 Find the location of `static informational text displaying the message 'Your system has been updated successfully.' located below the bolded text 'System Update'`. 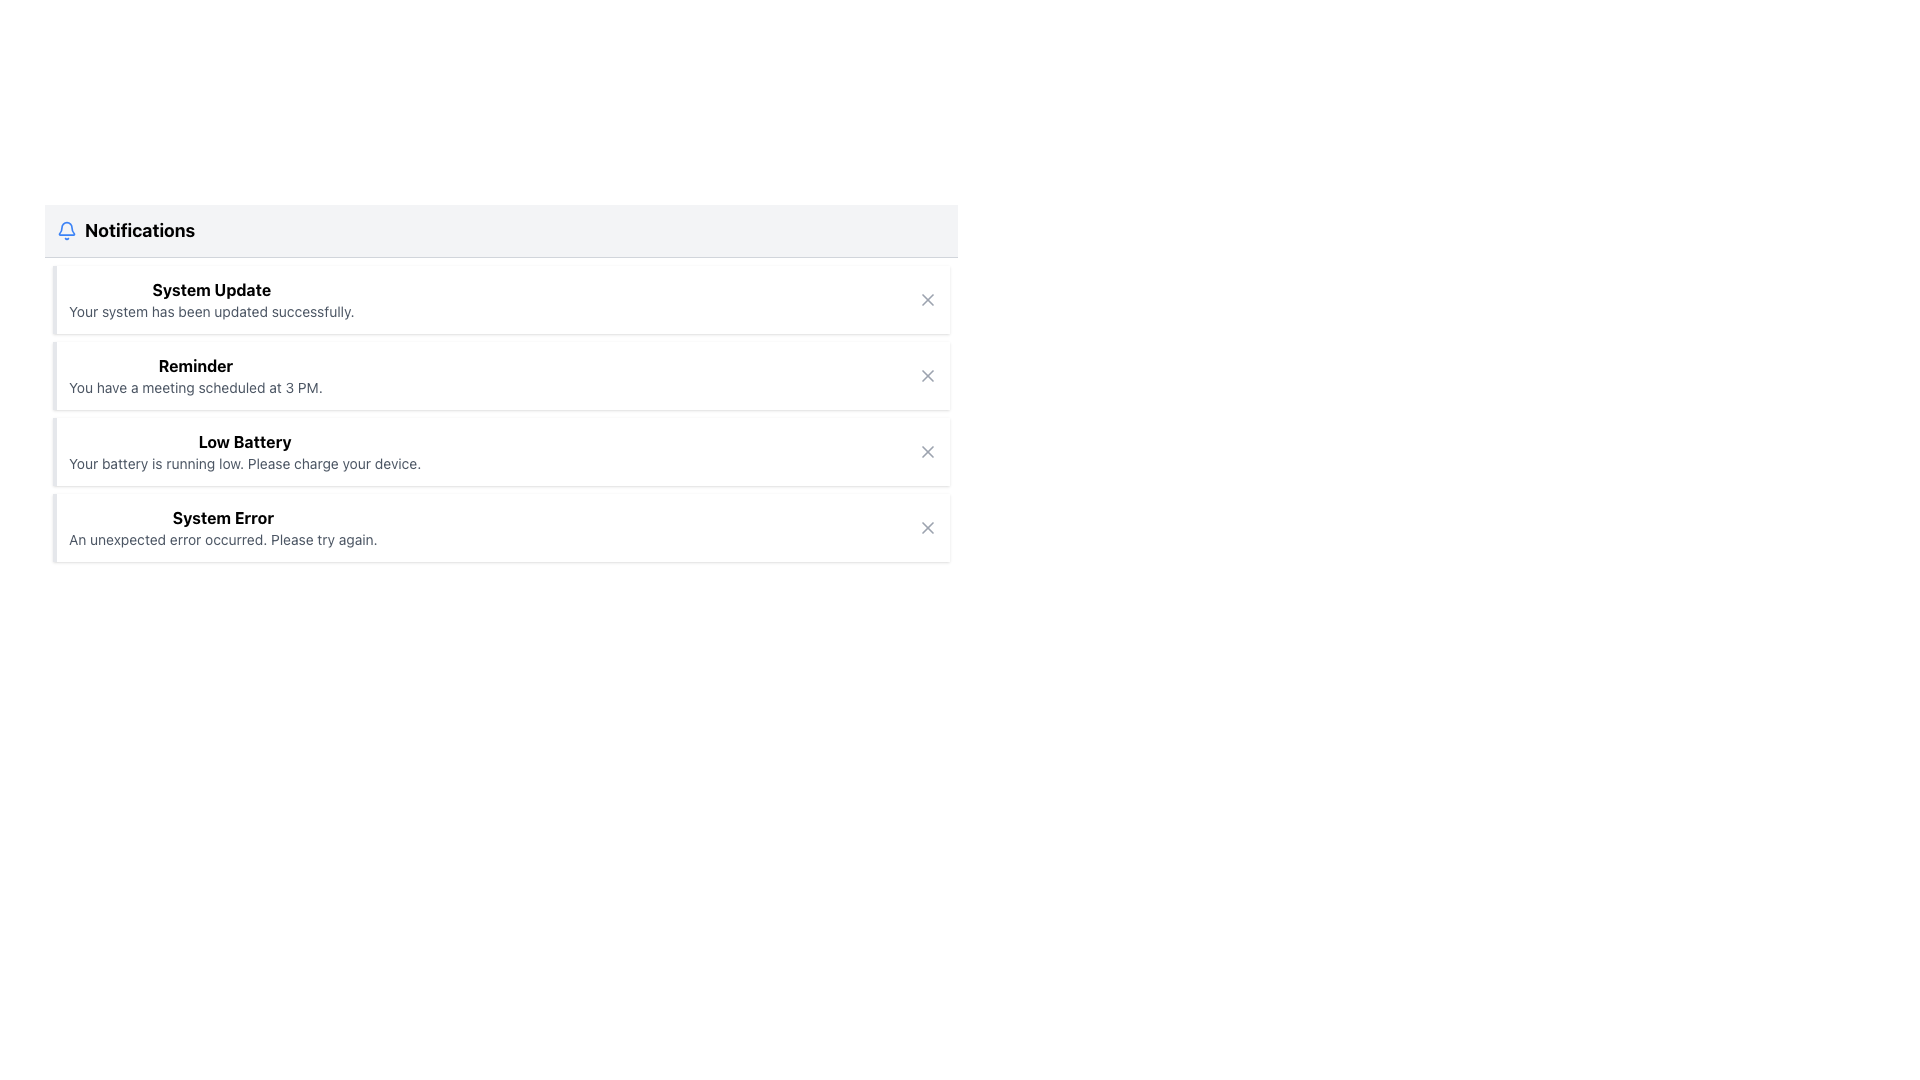

static informational text displaying the message 'Your system has been updated successfully.' located below the bolded text 'System Update' is located at coordinates (211, 312).